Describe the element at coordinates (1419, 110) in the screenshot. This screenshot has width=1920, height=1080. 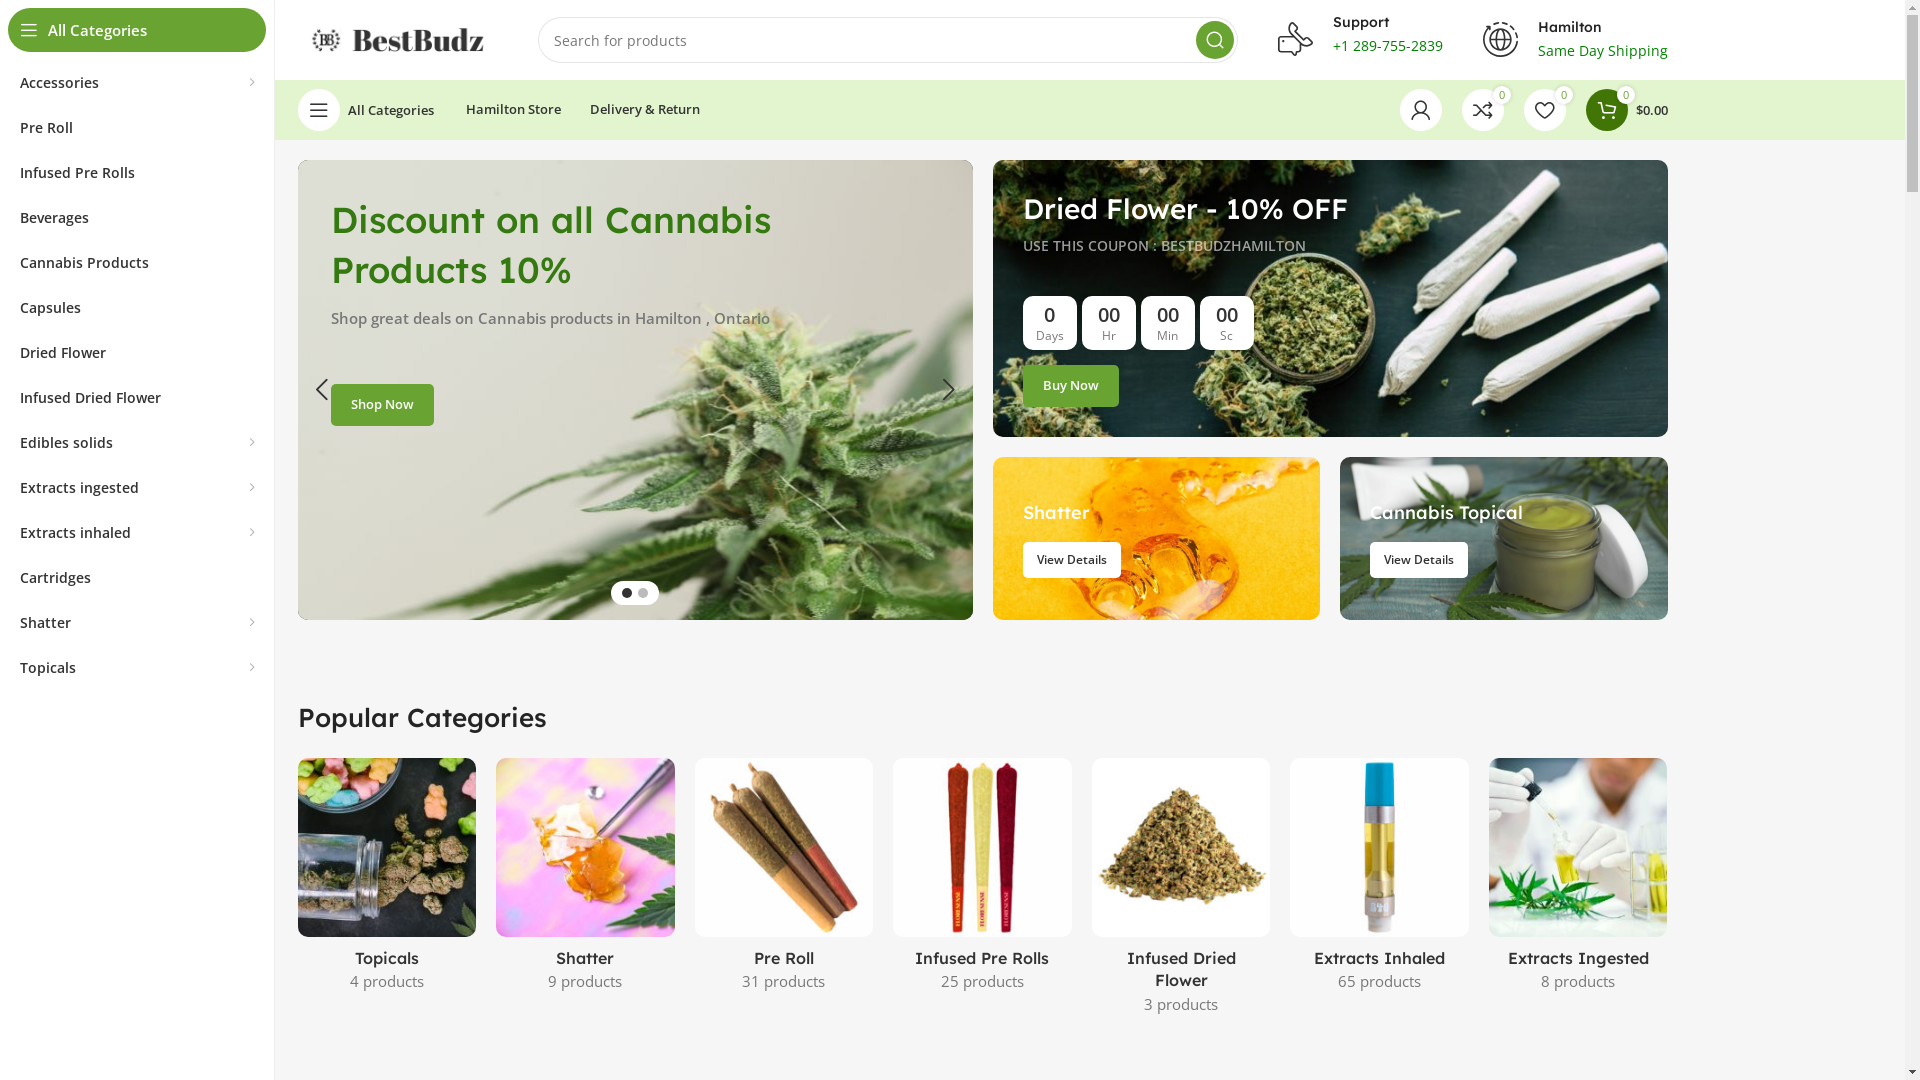
I see `'My account'` at that location.